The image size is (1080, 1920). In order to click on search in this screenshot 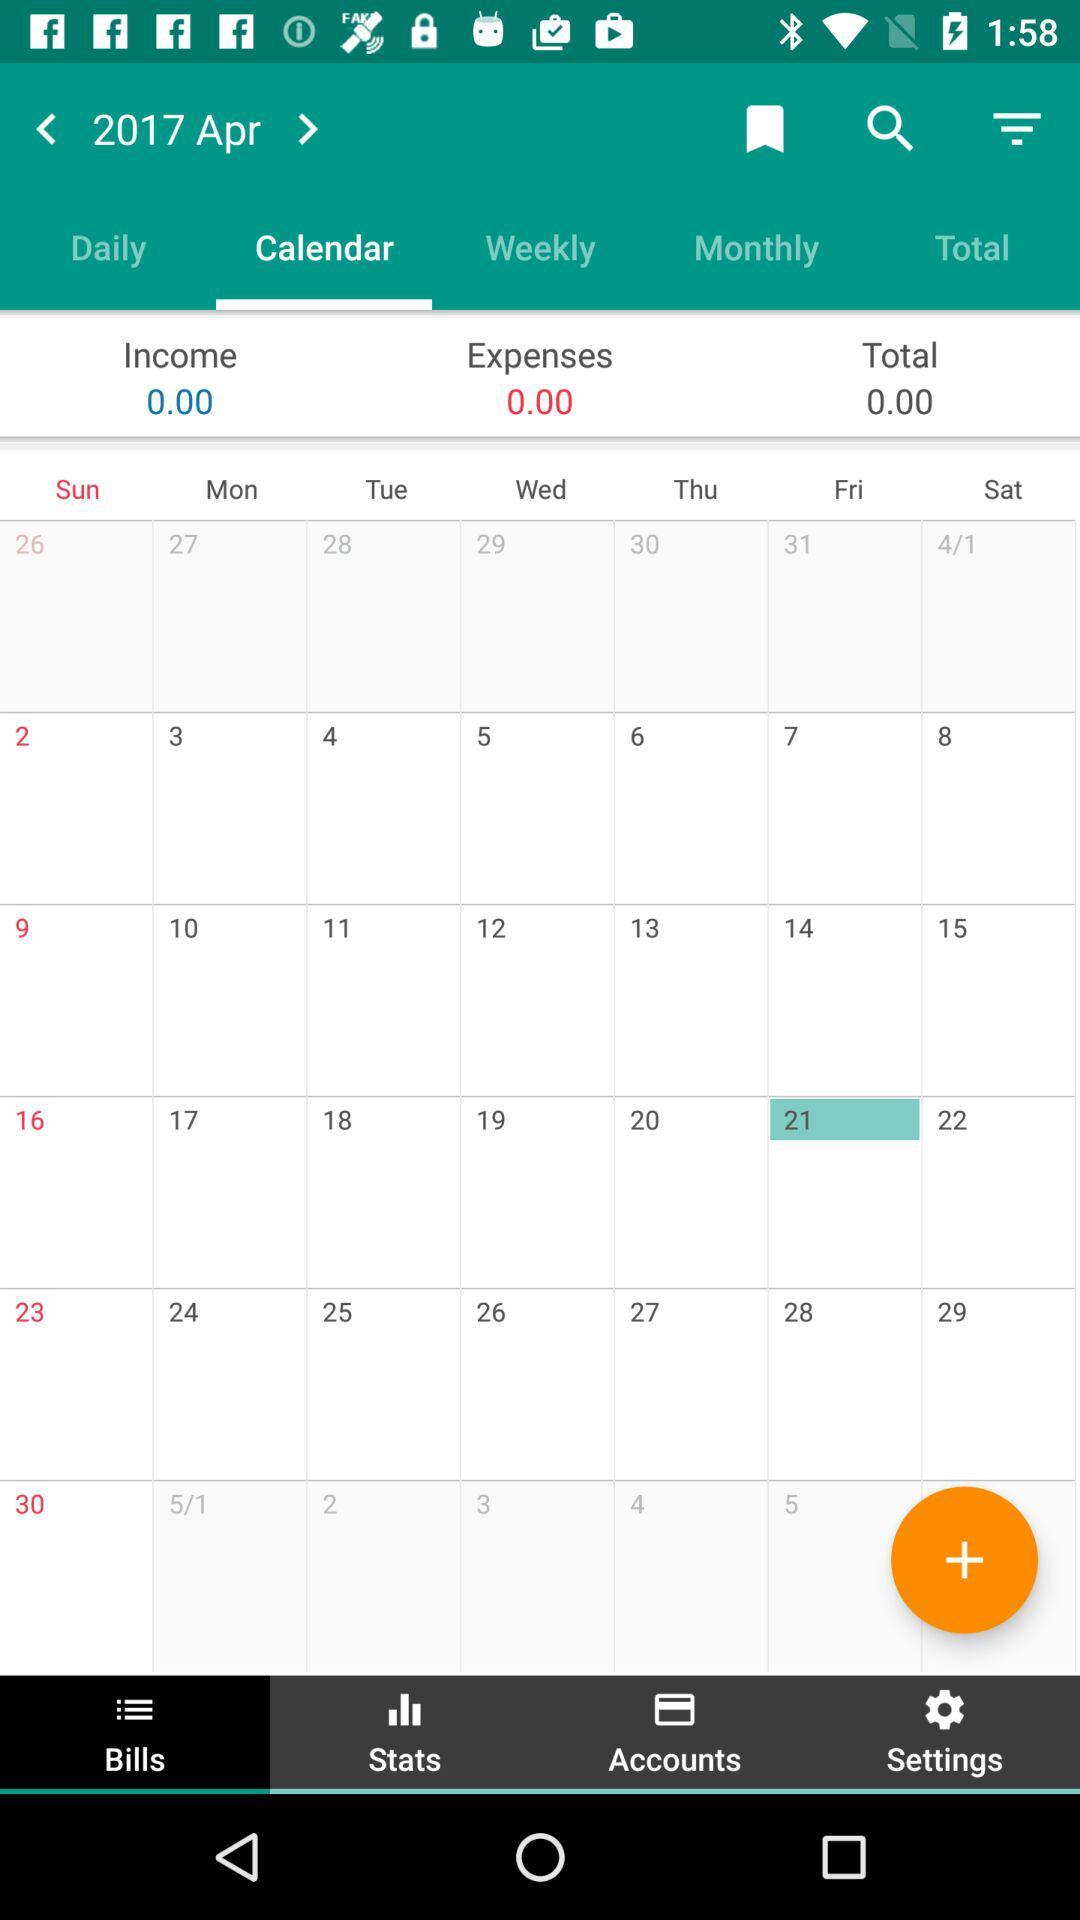, I will do `click(890, 127)`.